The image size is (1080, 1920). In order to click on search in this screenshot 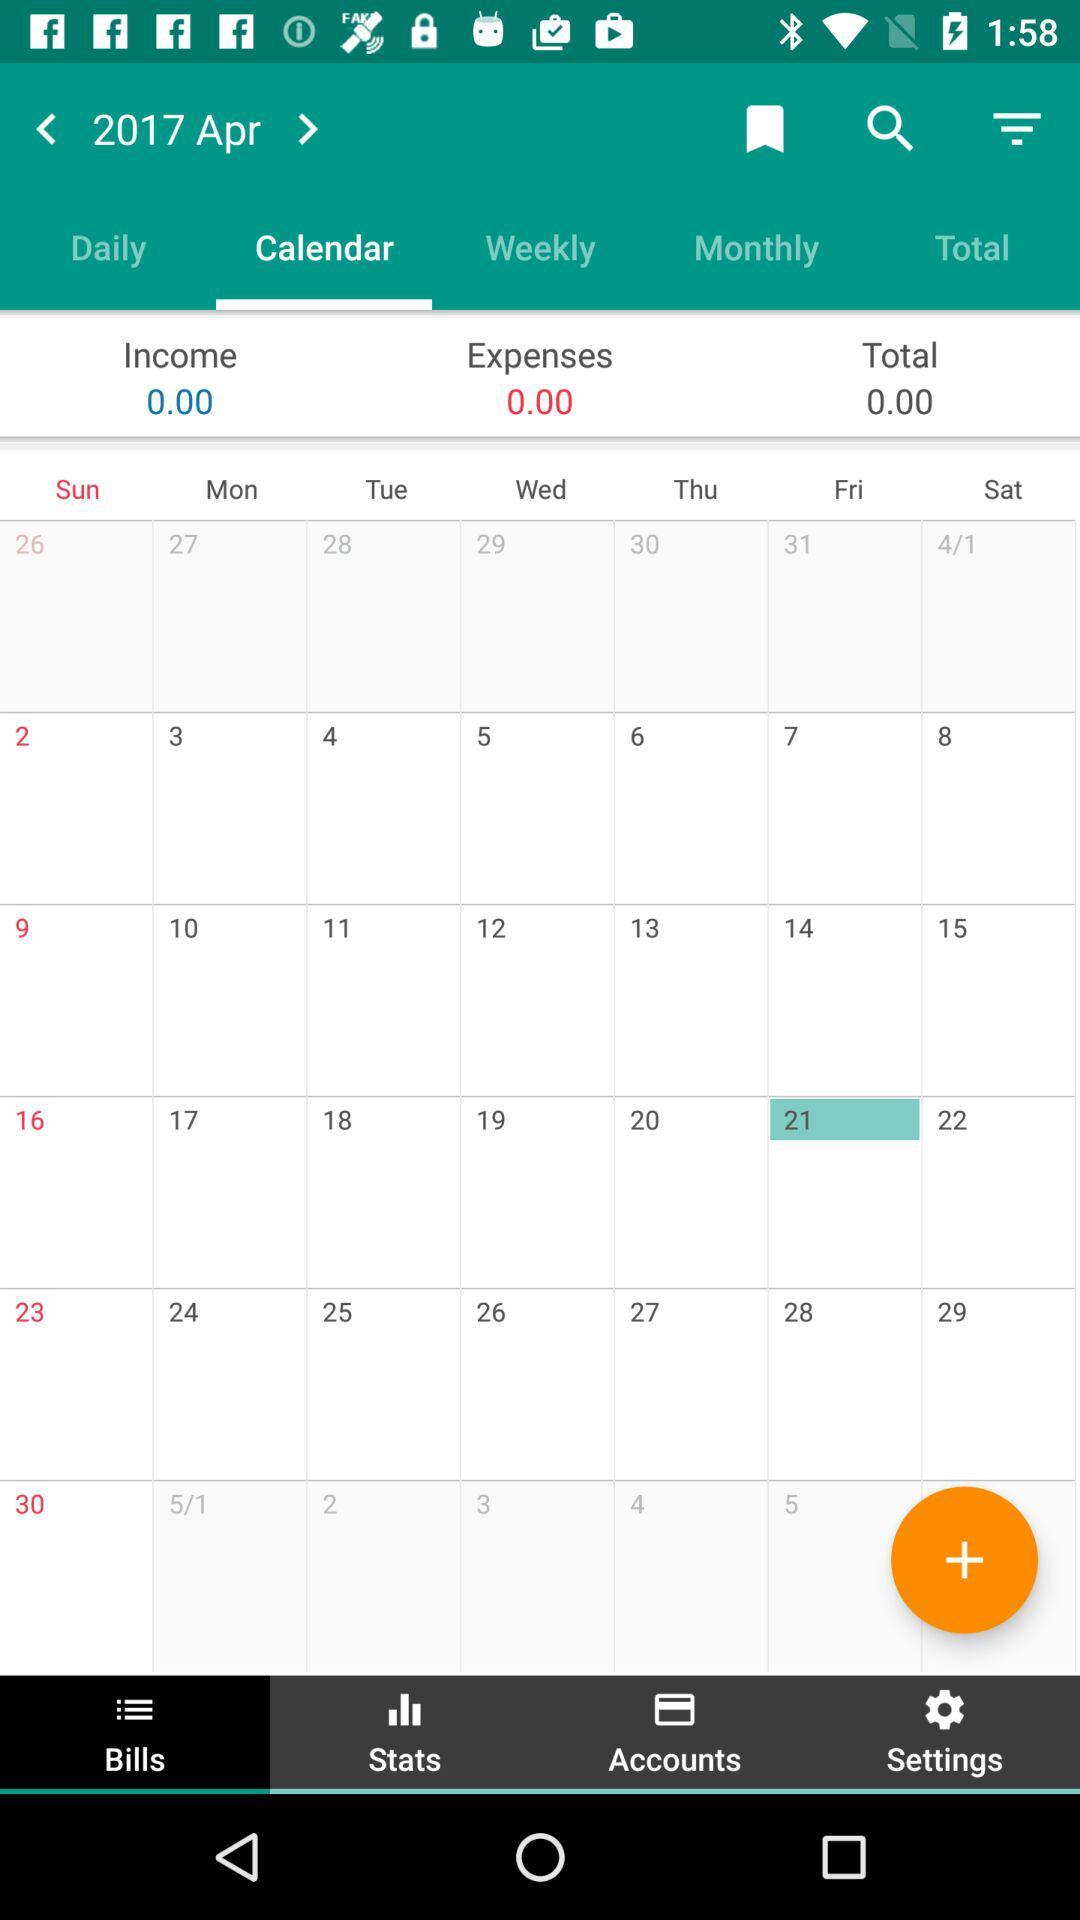, I will do `click(890, 127)`.